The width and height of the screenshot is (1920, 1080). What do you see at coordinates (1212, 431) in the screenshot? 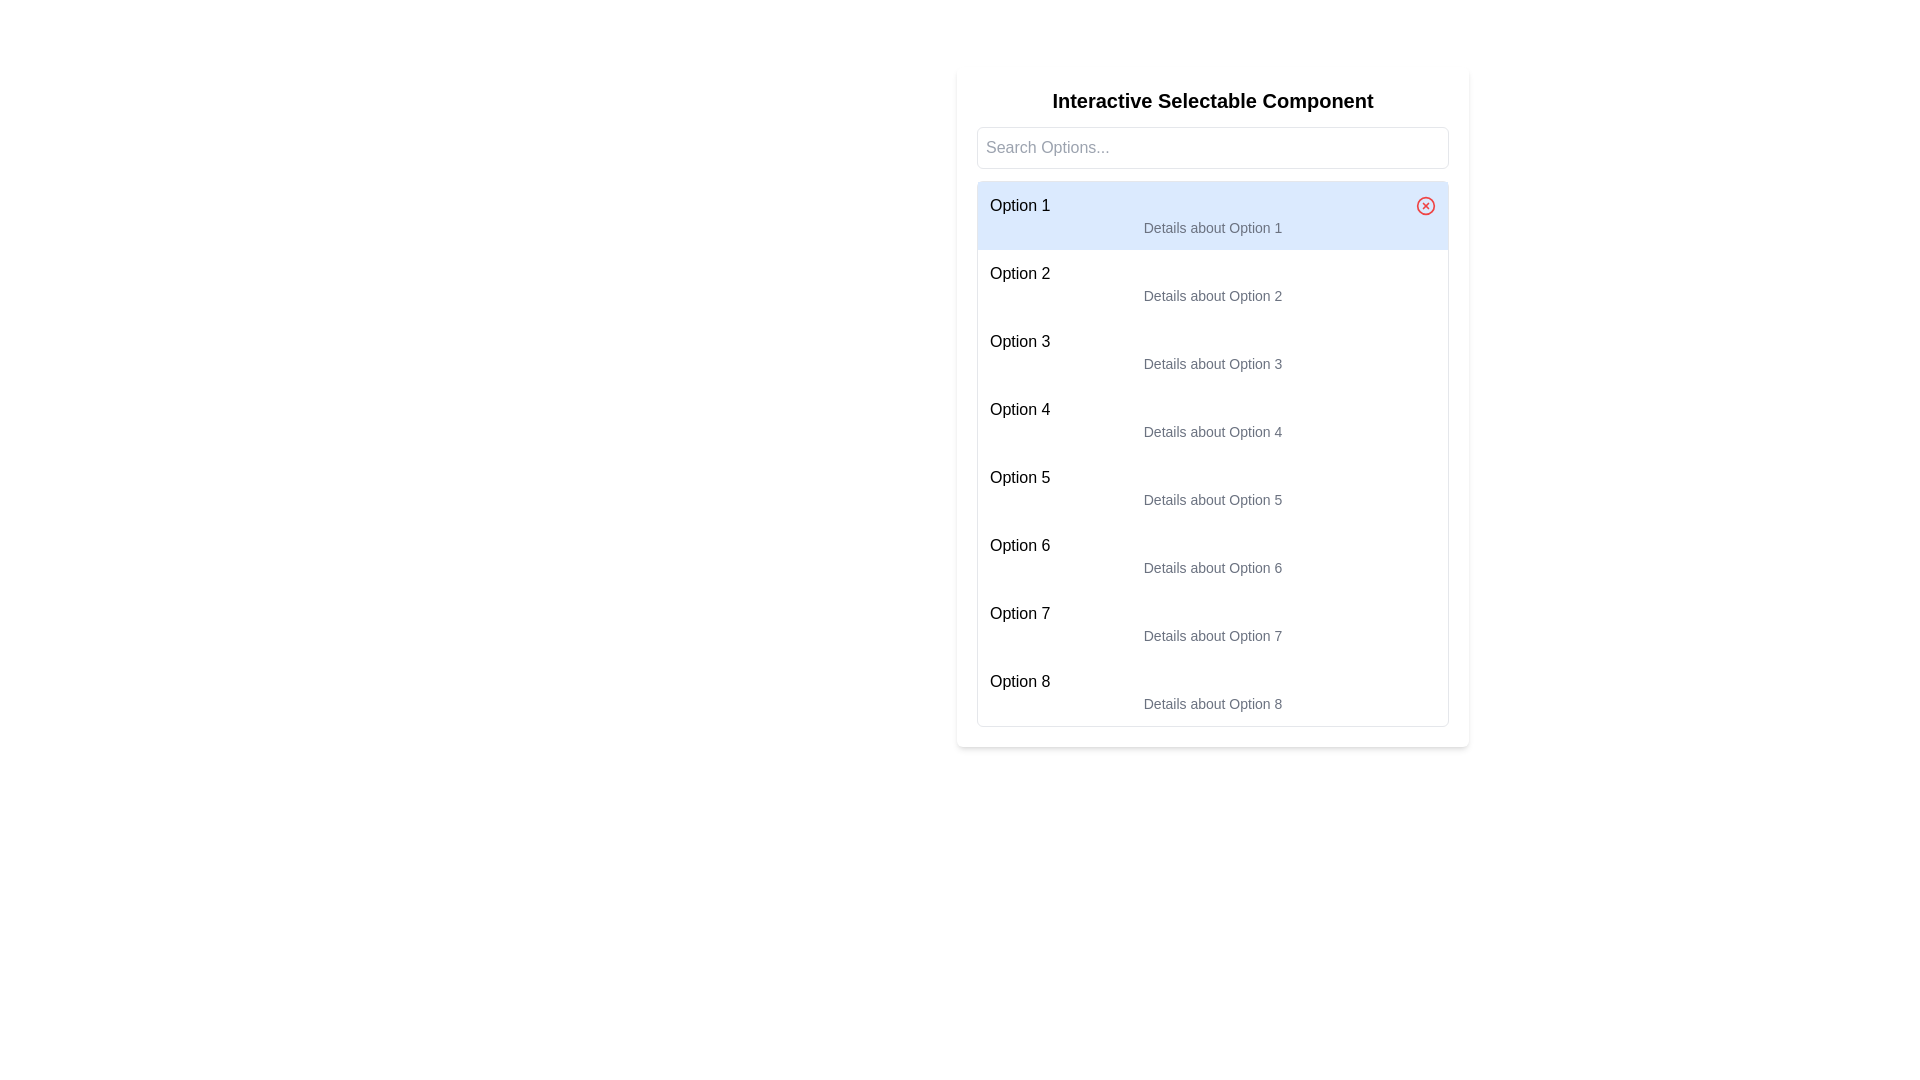
I see `the text description reading 'Details about Option 4', which is styled in a small gray font and located below the main label 'Option 4'` at bounding box center [1212, 431].